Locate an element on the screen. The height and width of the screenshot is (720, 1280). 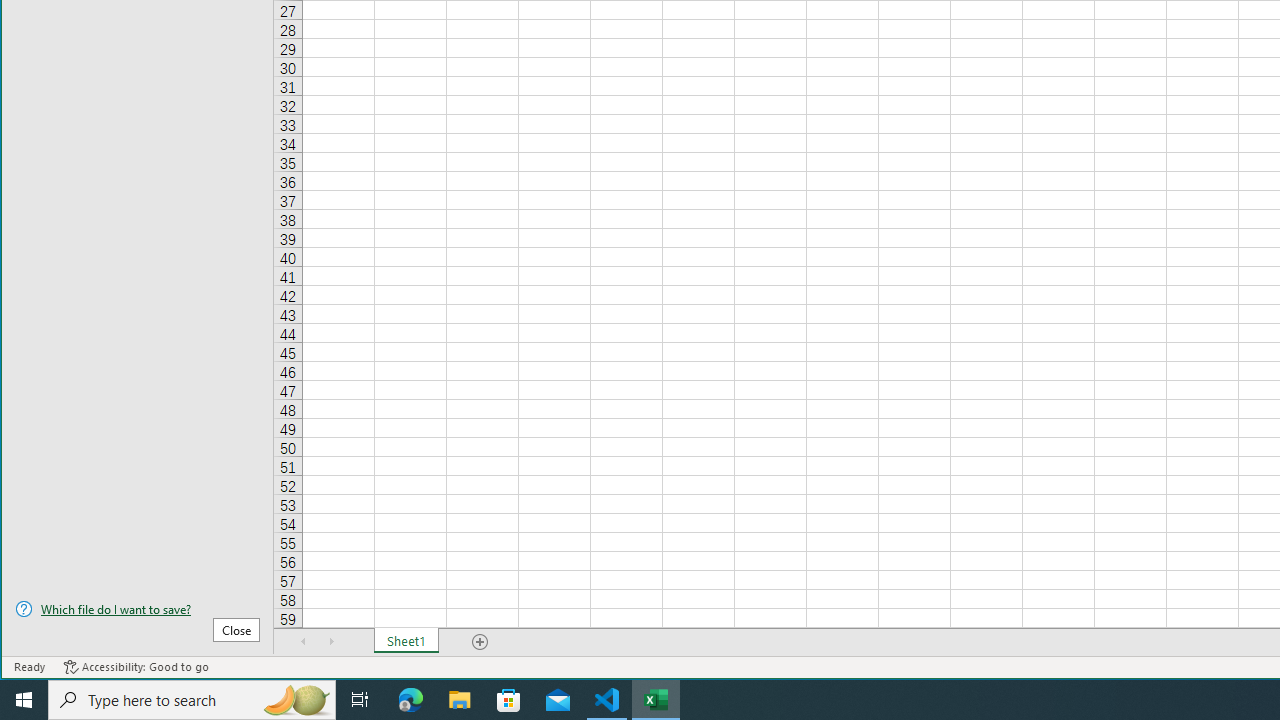
'Visual Studio Code - 1 running window' is located at coordinates (606, 698).